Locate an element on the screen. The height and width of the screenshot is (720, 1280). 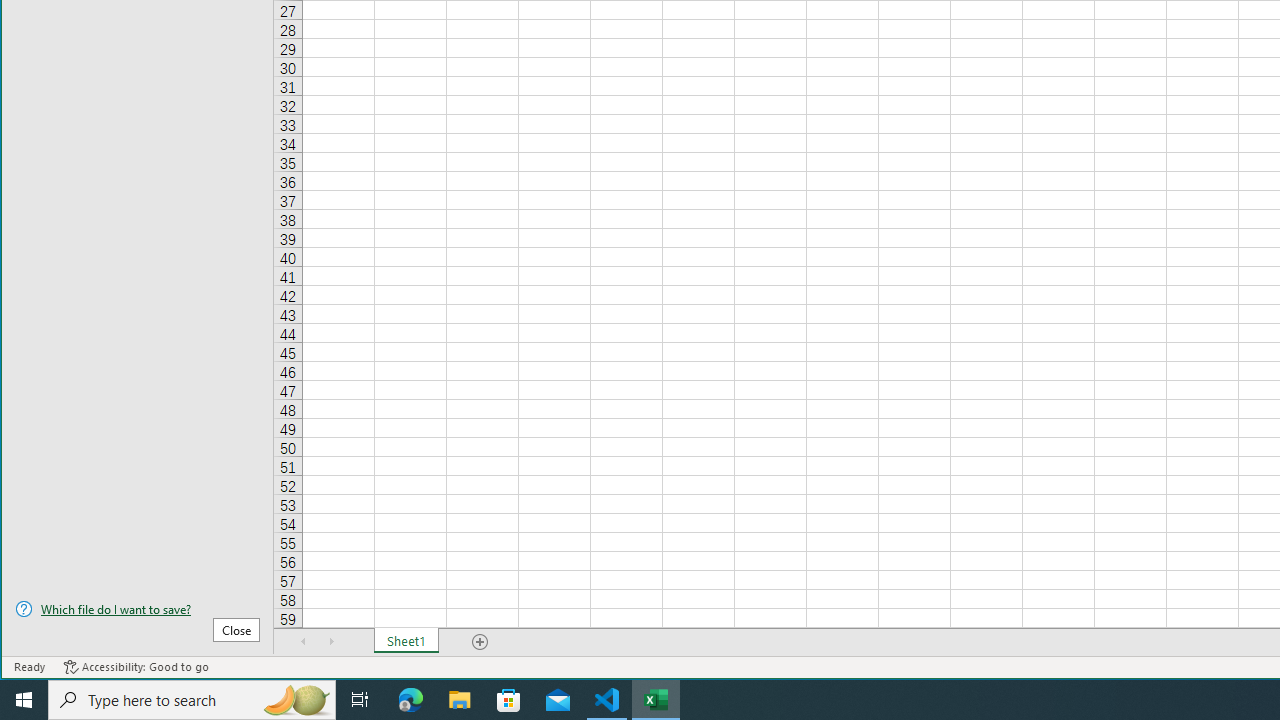
'Visual Studio Code - 1 running window' is located at coordinates (606, 698).